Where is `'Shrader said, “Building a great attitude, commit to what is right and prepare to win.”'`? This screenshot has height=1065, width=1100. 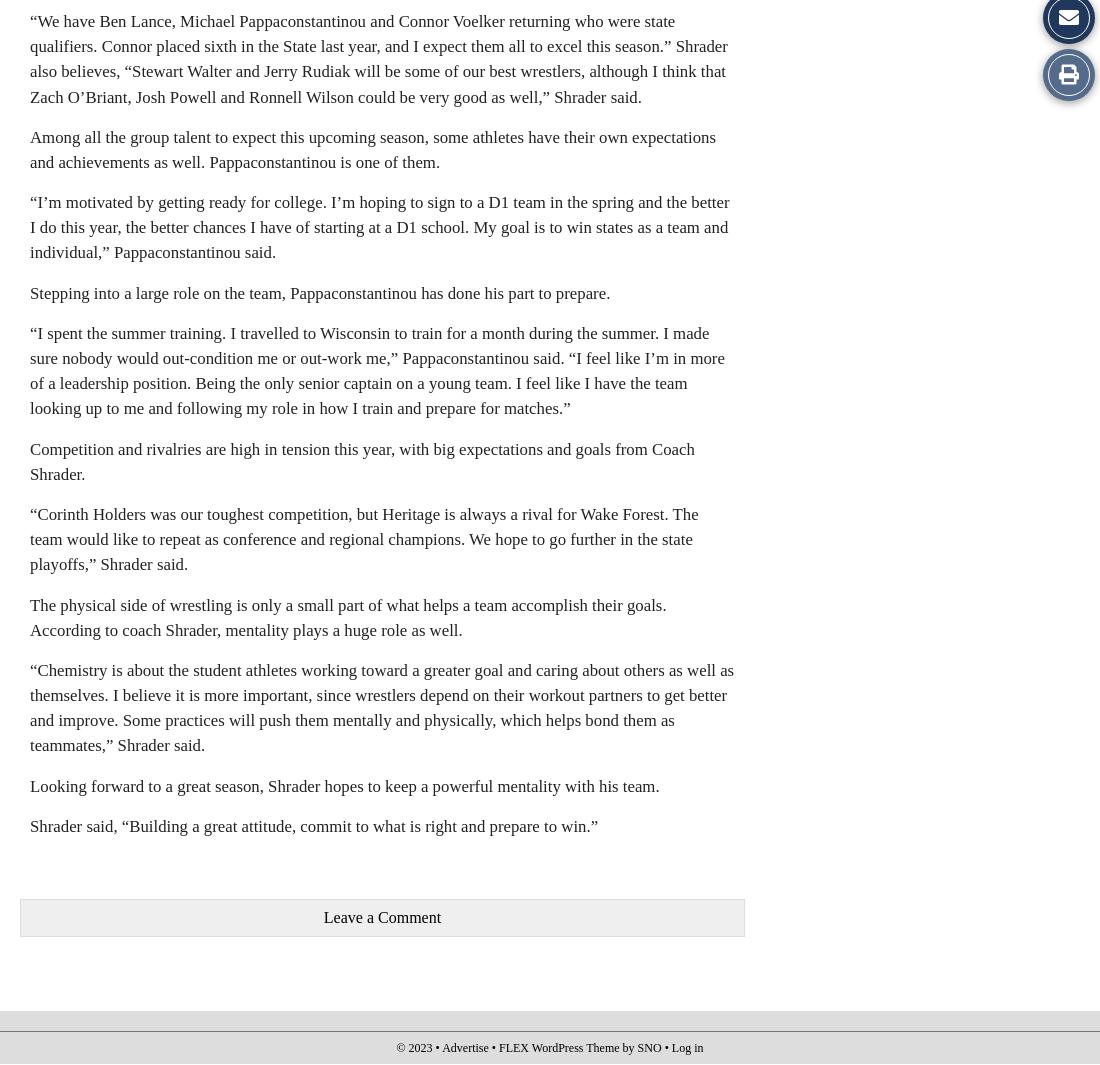
'Shrader said, “Building a great attitude, commit to what is right and prepare to win.”' is located at coordinates (313, 825).